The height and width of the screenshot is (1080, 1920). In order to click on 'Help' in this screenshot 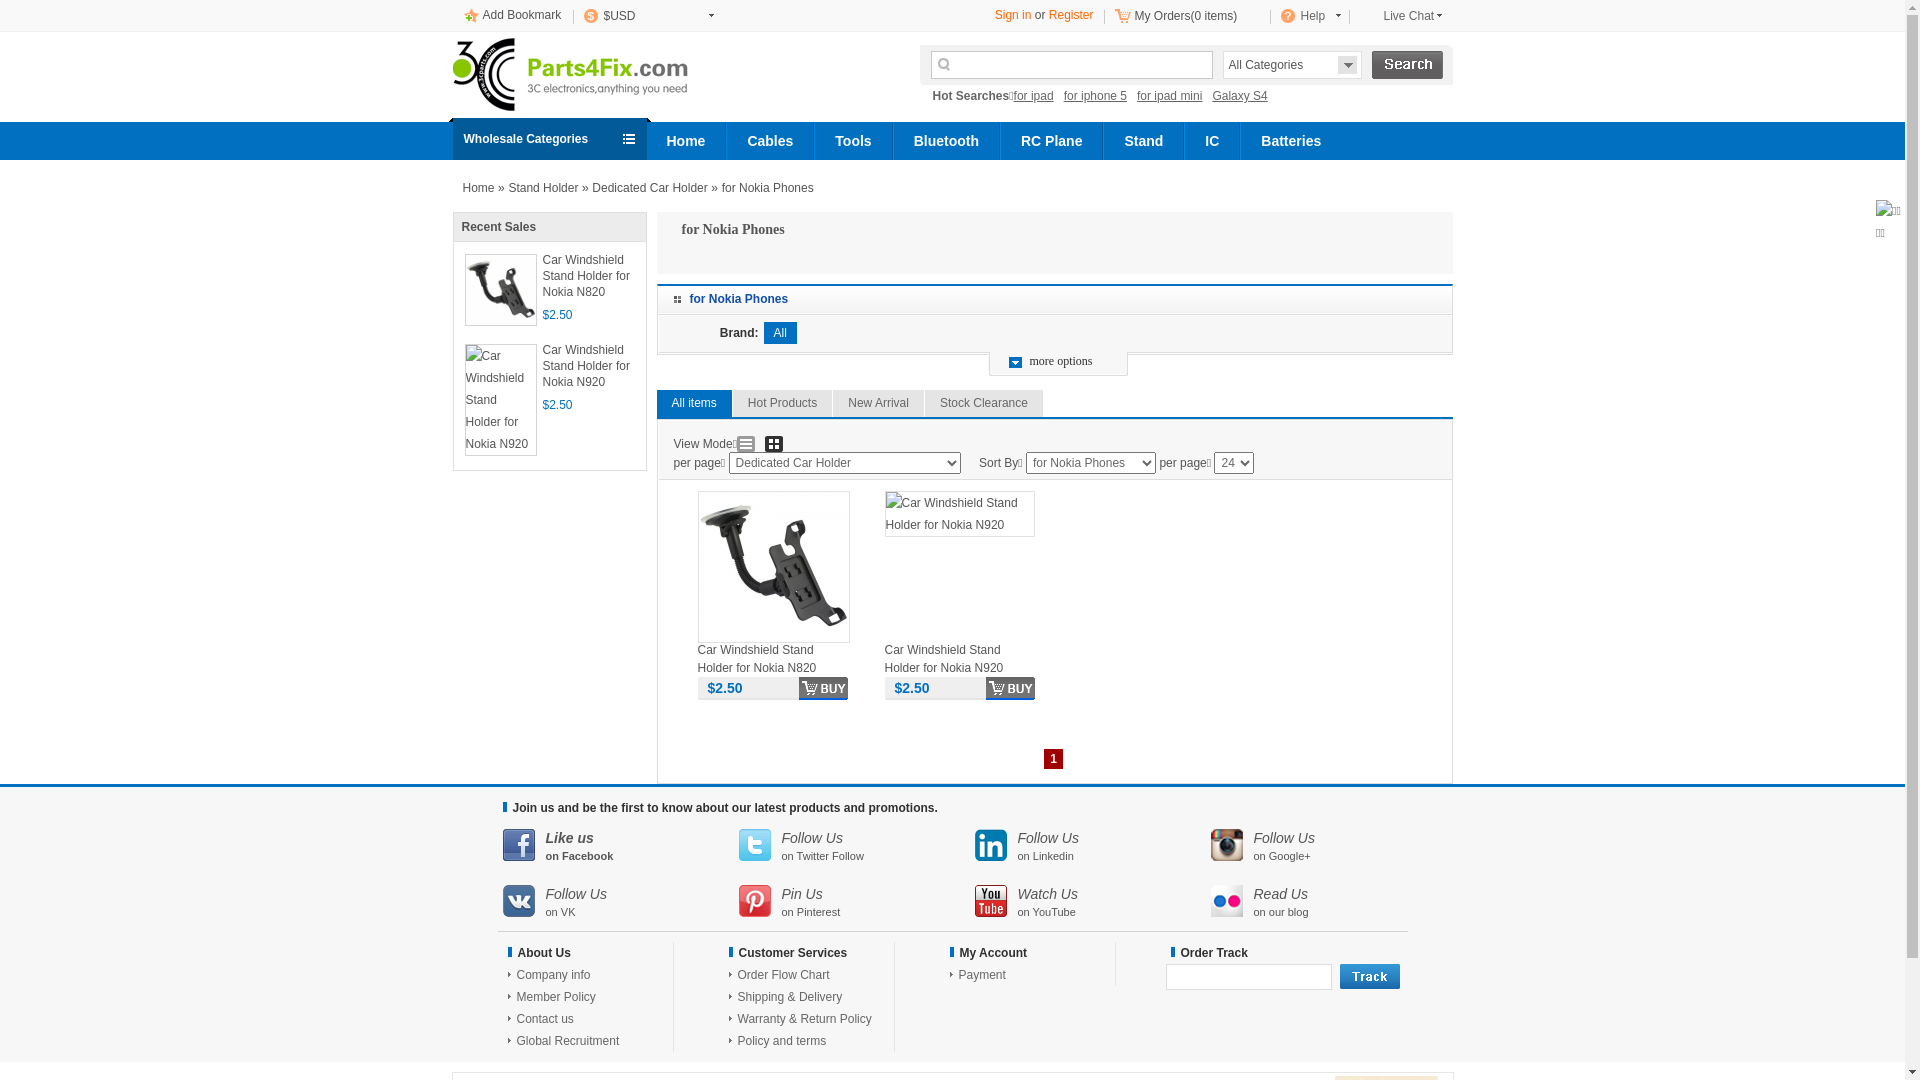, I will do `click(1309, 16)`.